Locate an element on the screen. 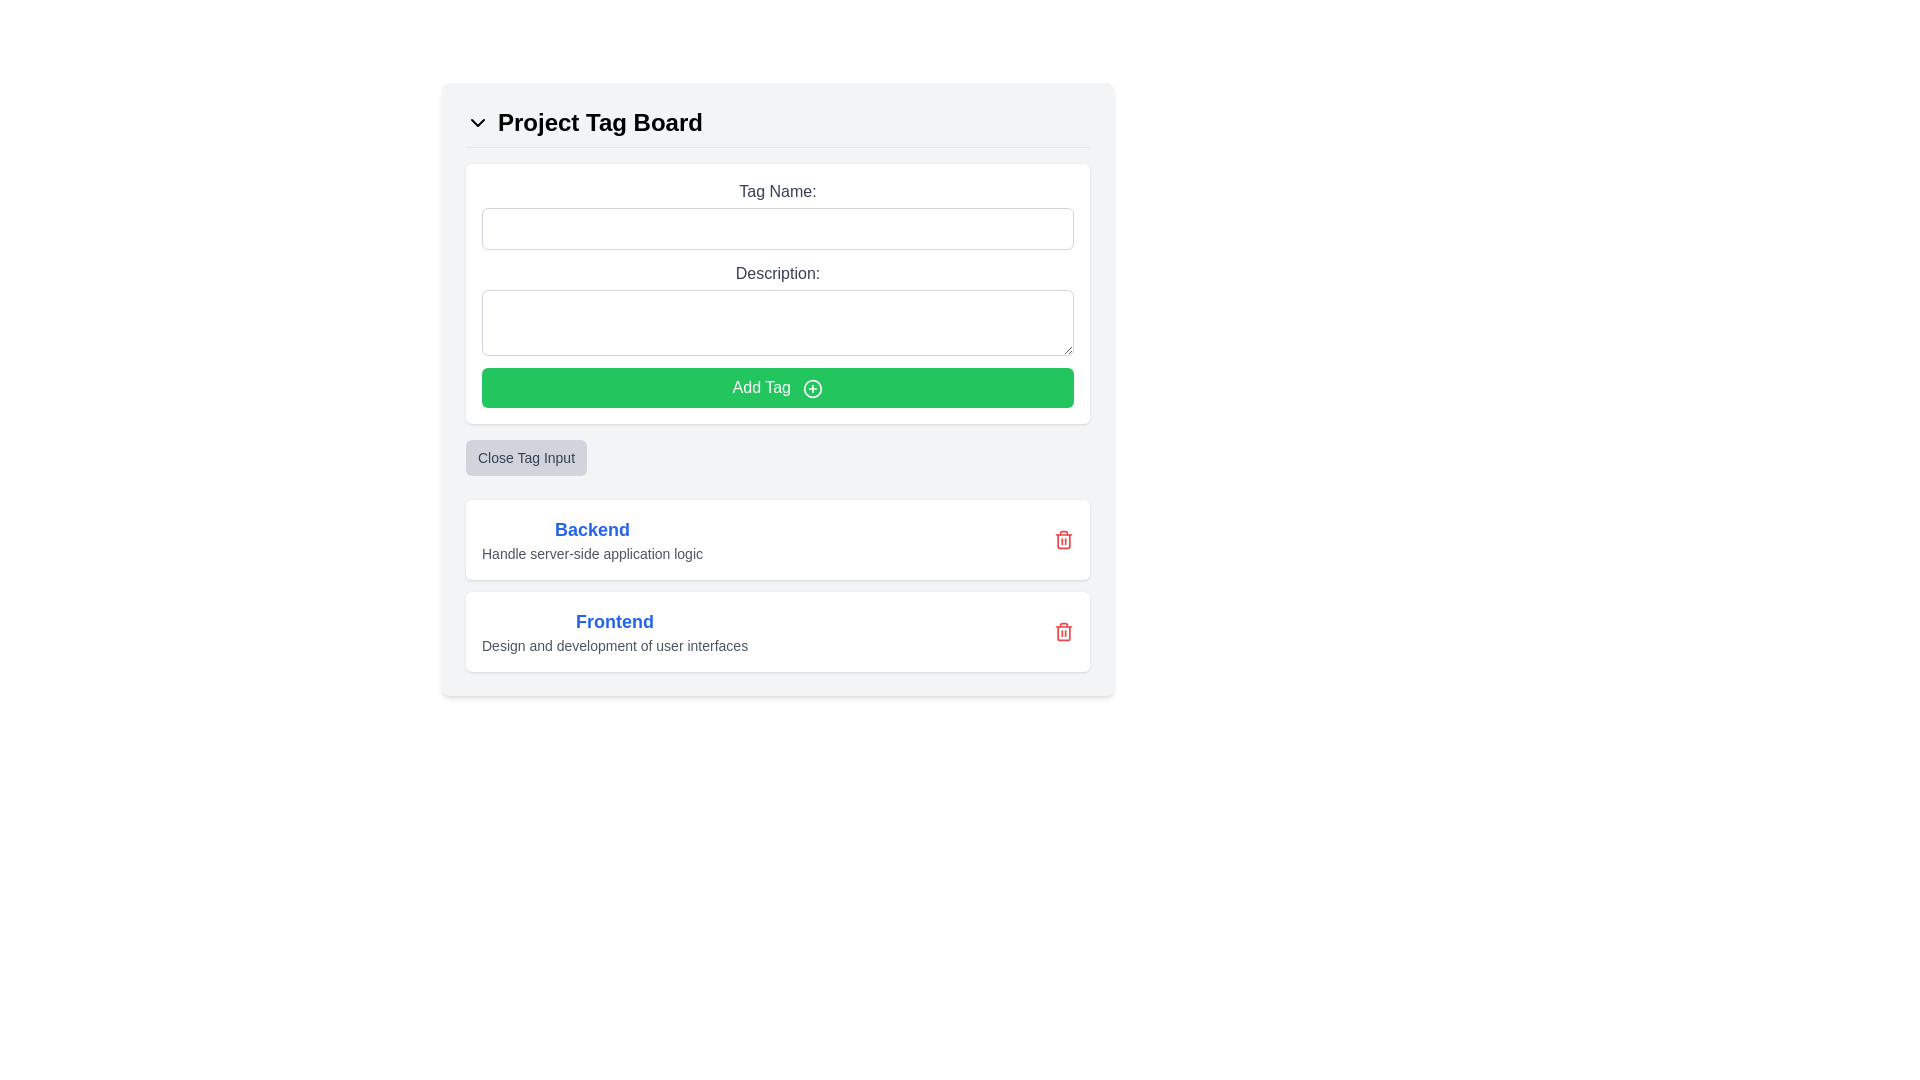 This screenshot has height=1080, width=1920. the Text display element that provides information about the 'Frontend' tag, located below the 'Backend' item in the 'Project Tag Board' is located at coordinates (614, 632).